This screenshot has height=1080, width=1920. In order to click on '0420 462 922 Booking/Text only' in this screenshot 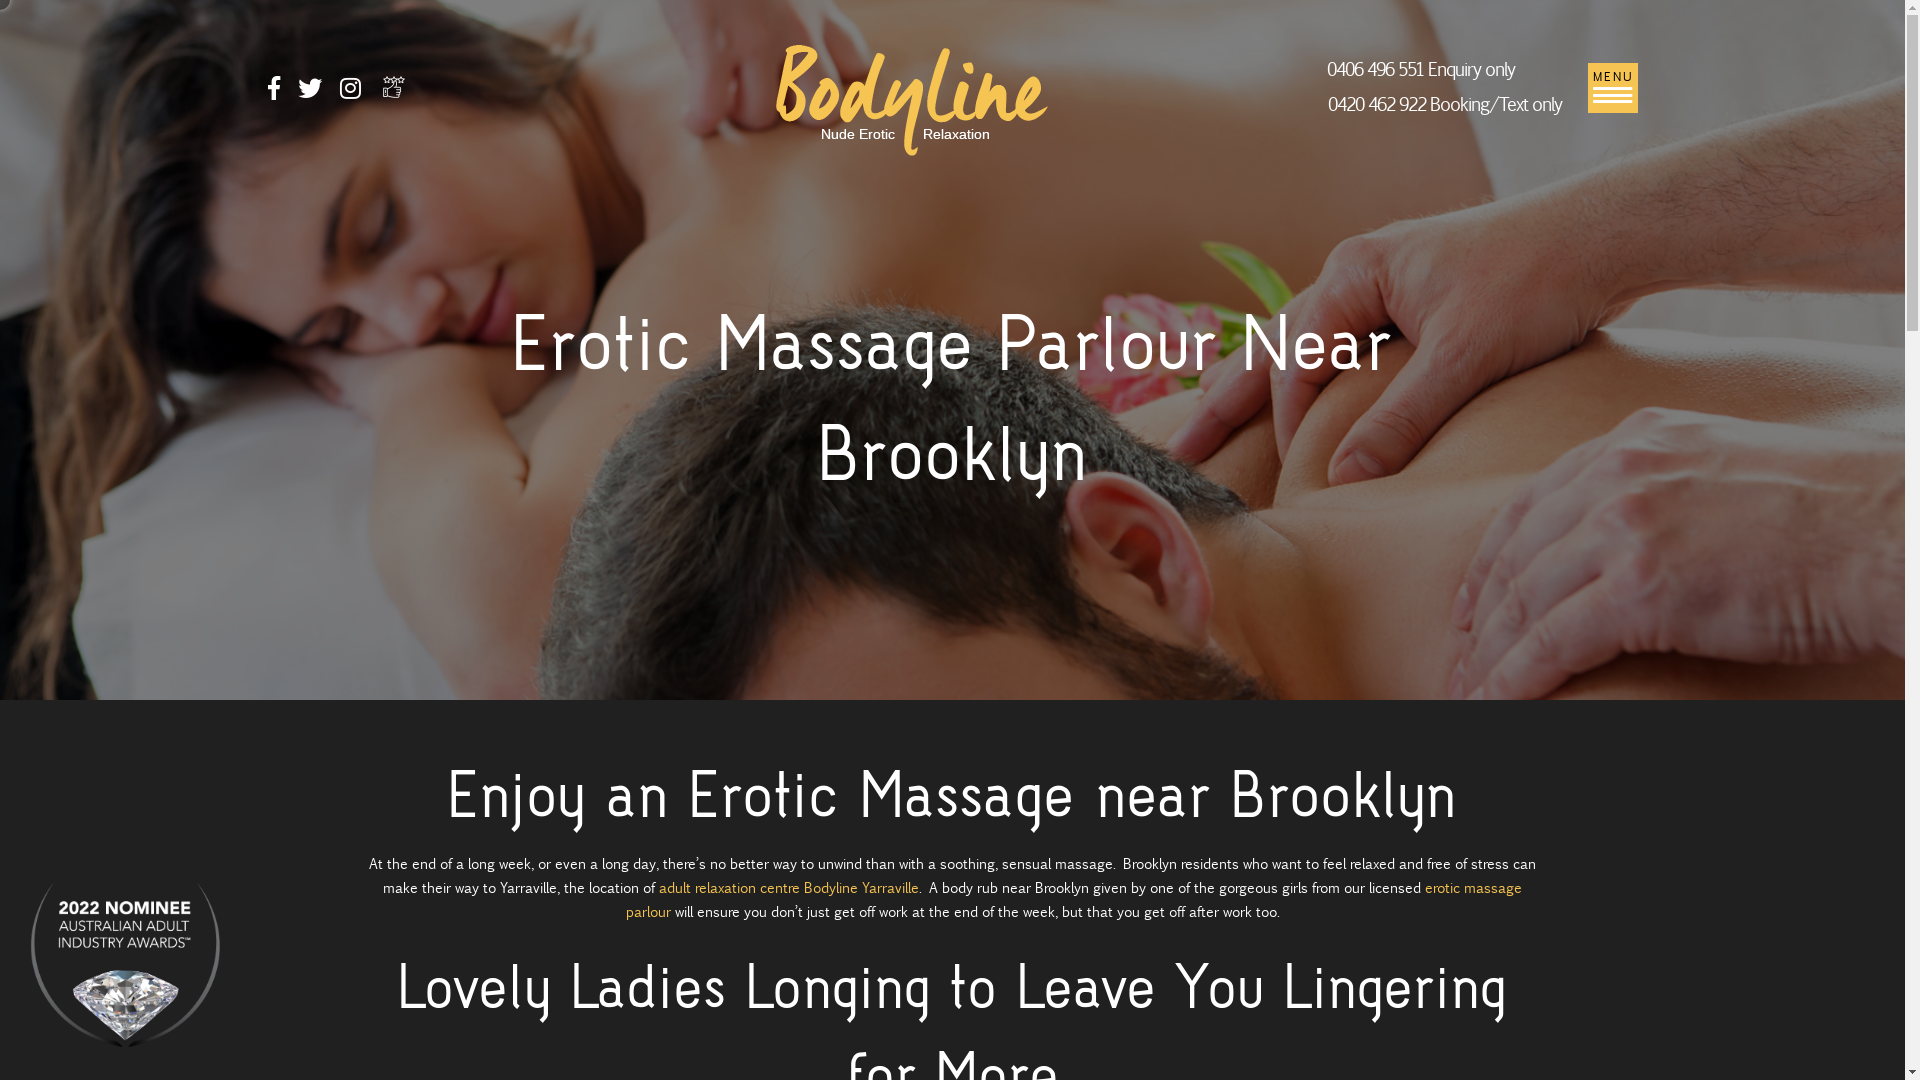, I will do `click(1326, 104)`.